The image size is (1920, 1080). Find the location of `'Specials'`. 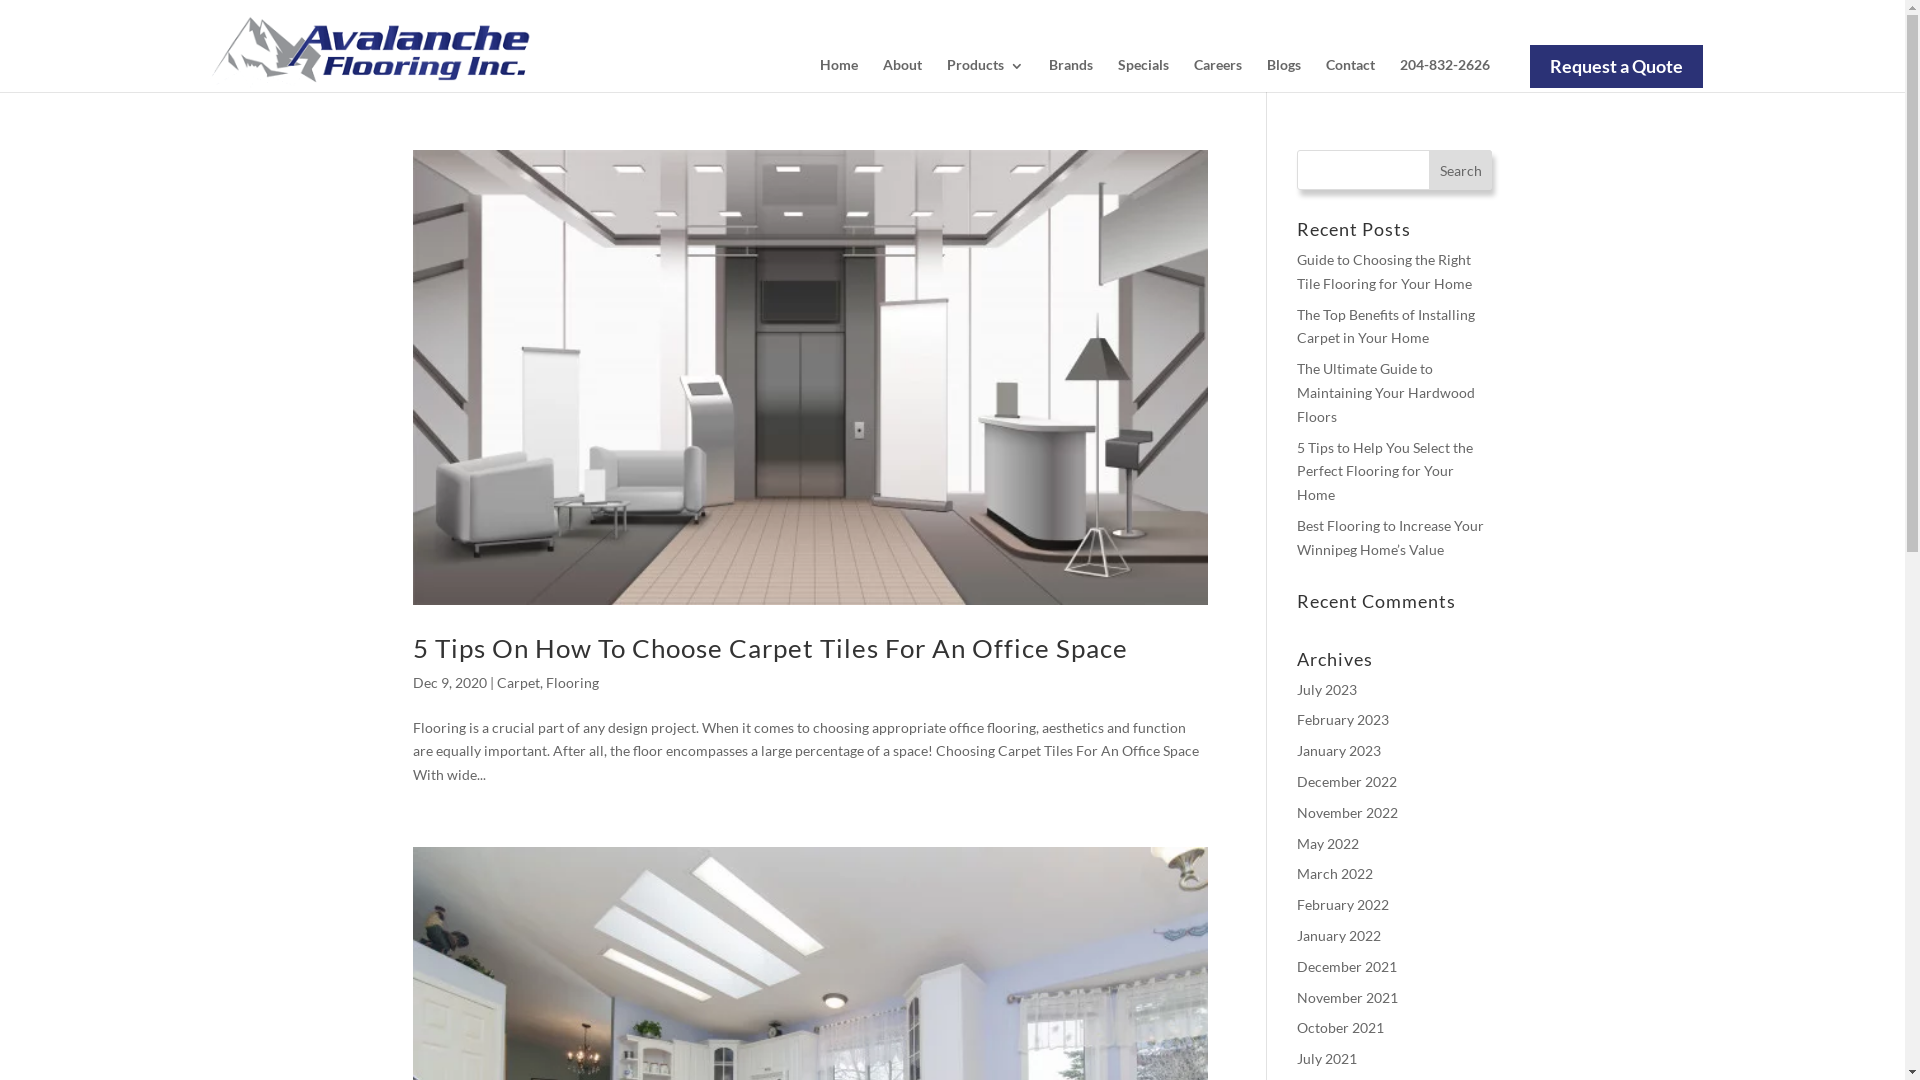

'Specials' is located at coordinates (1143, 67).